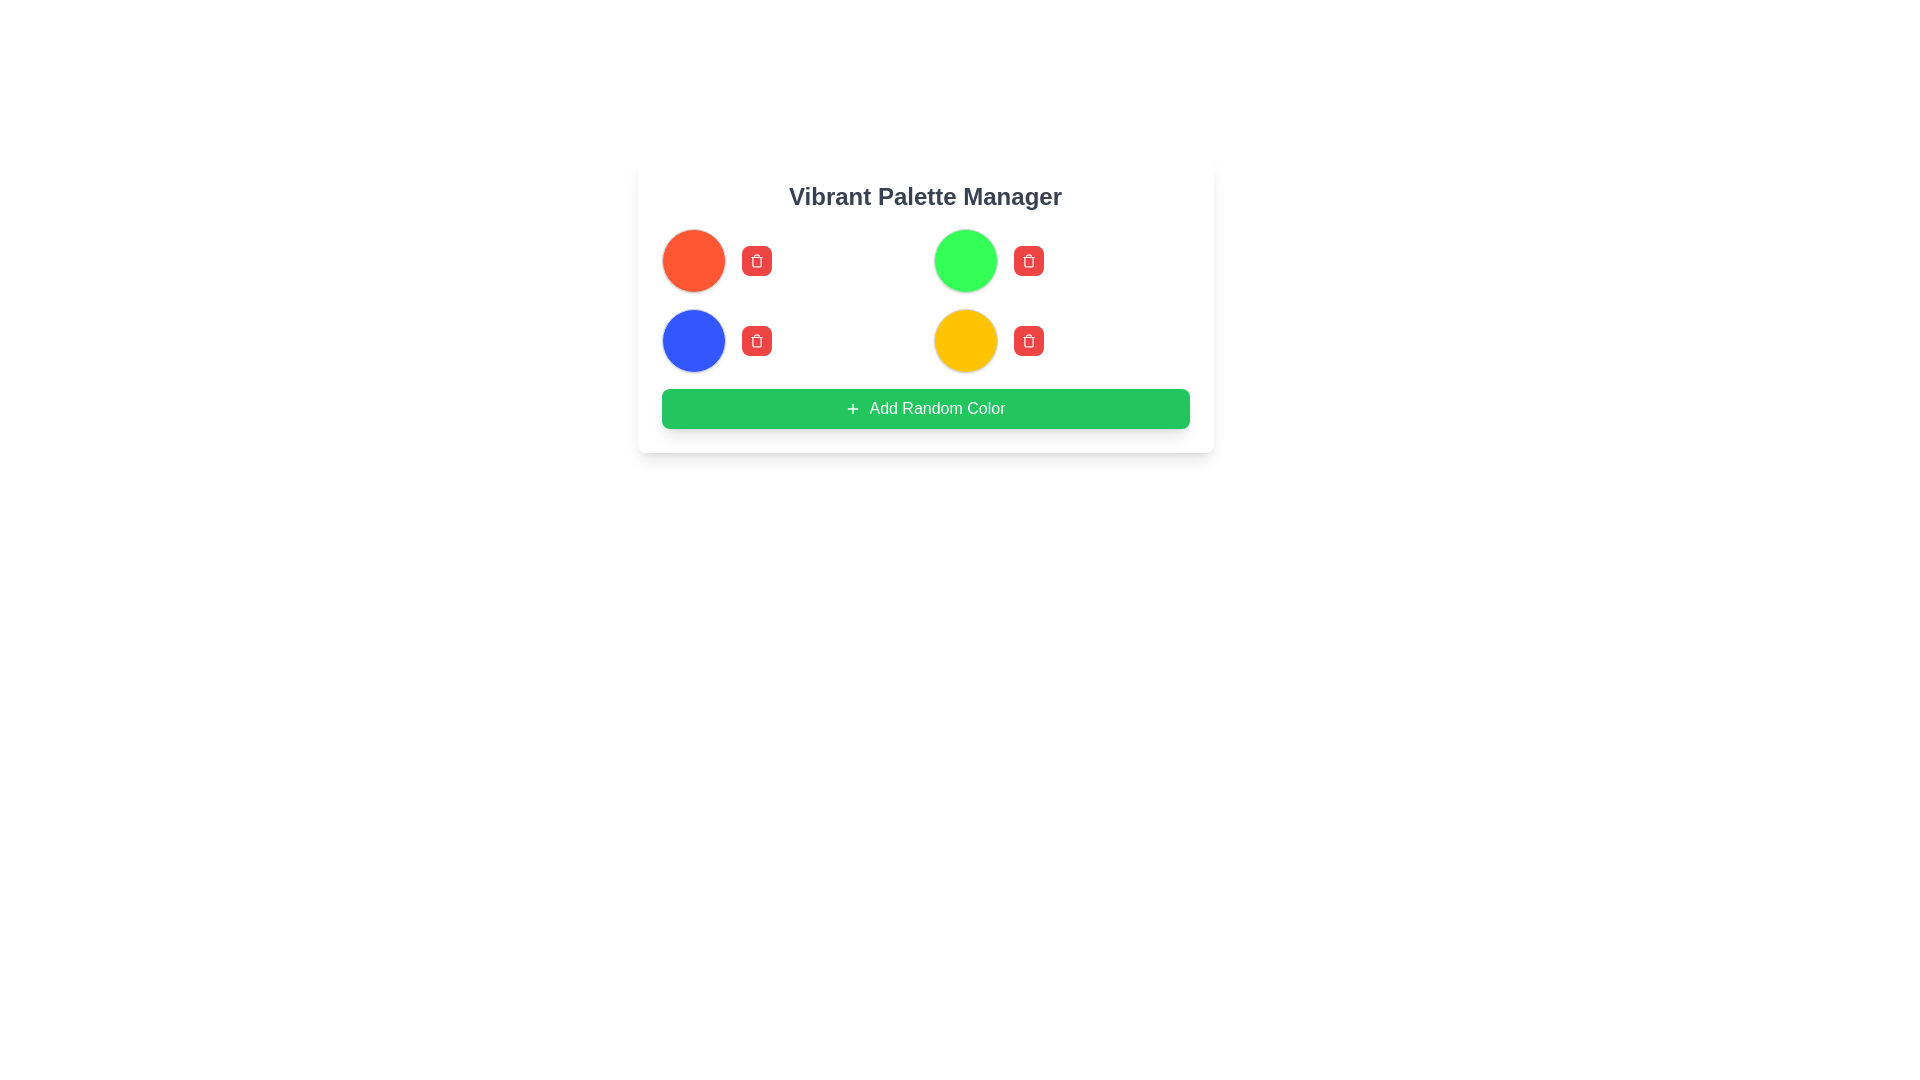 The width and height of the screenshot is (1920, 1080). I want to click on the small red delete button with a trash icon located to the right of the yellow circular icon in the grid layout to activate its hover effect, so click(1028, 339).